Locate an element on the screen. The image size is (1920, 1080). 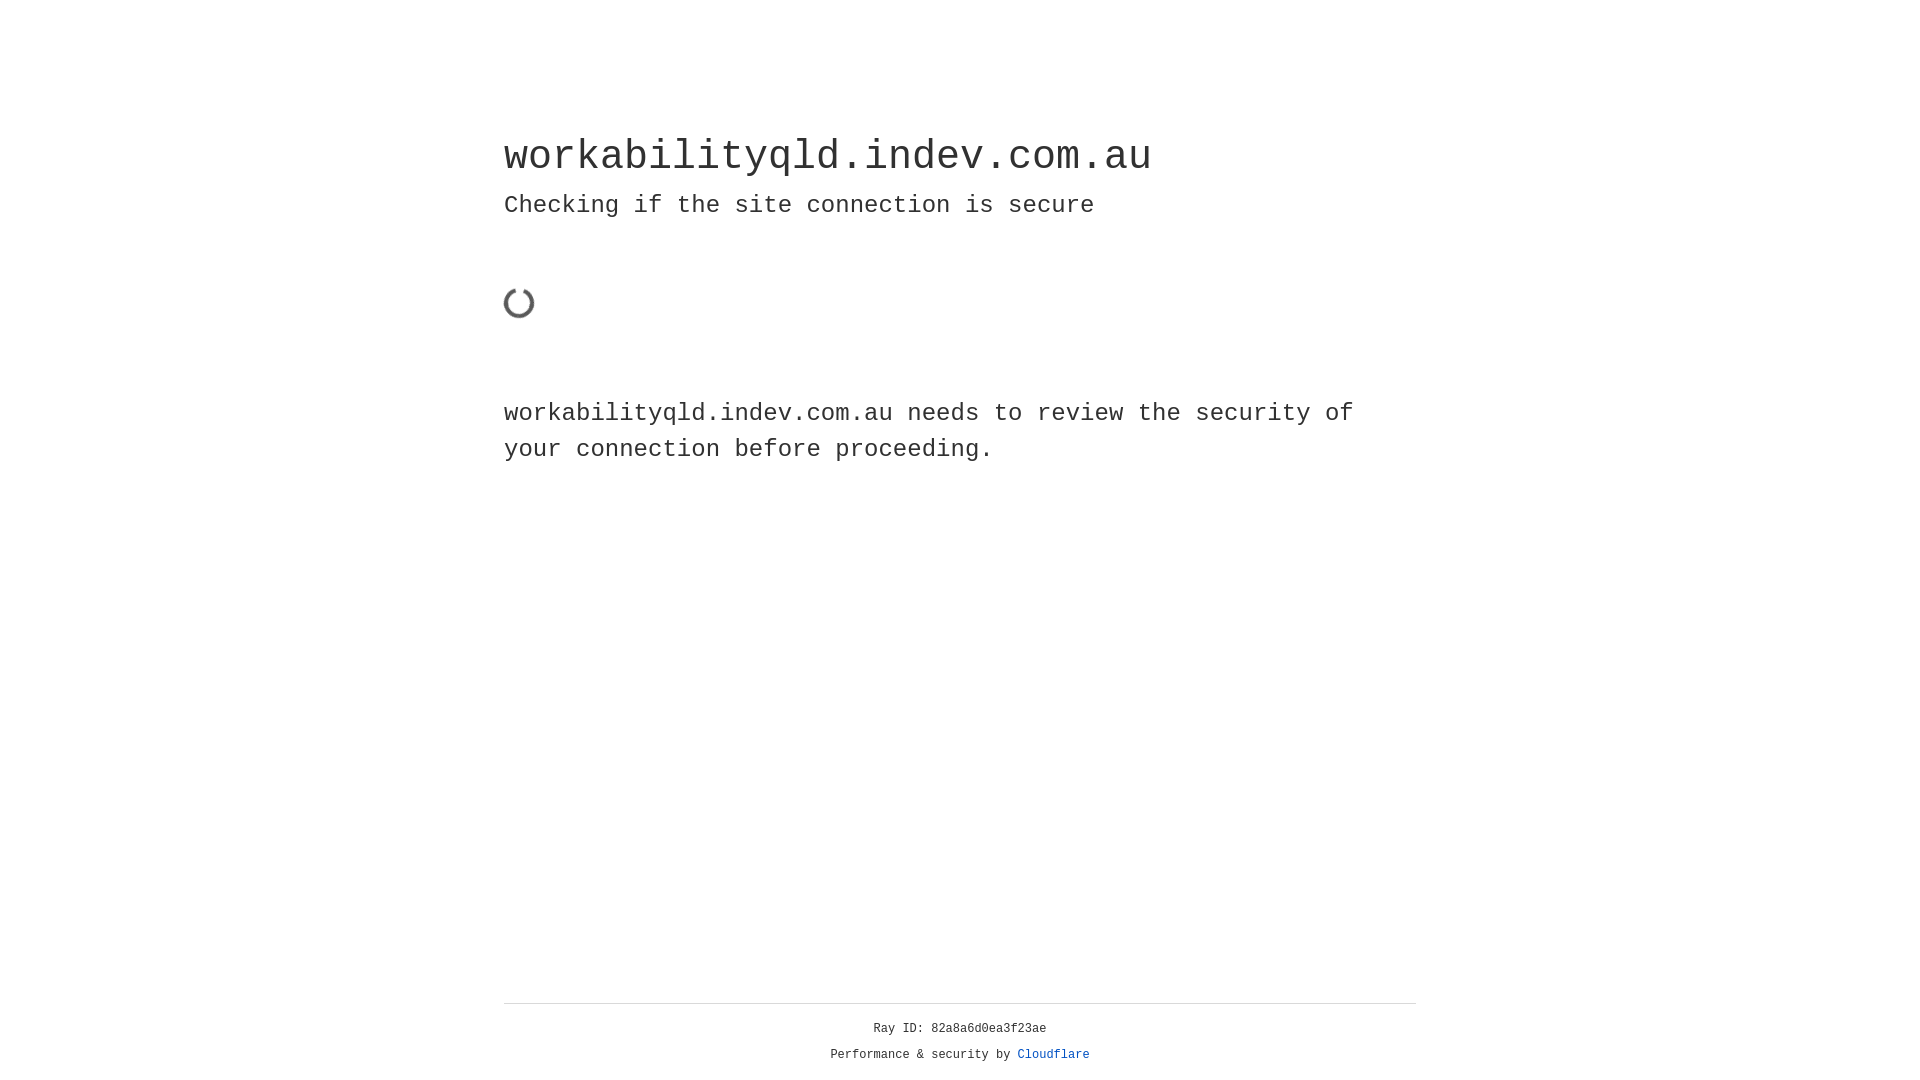
'Cloudflare' is located at coordinates (1053, 1054).